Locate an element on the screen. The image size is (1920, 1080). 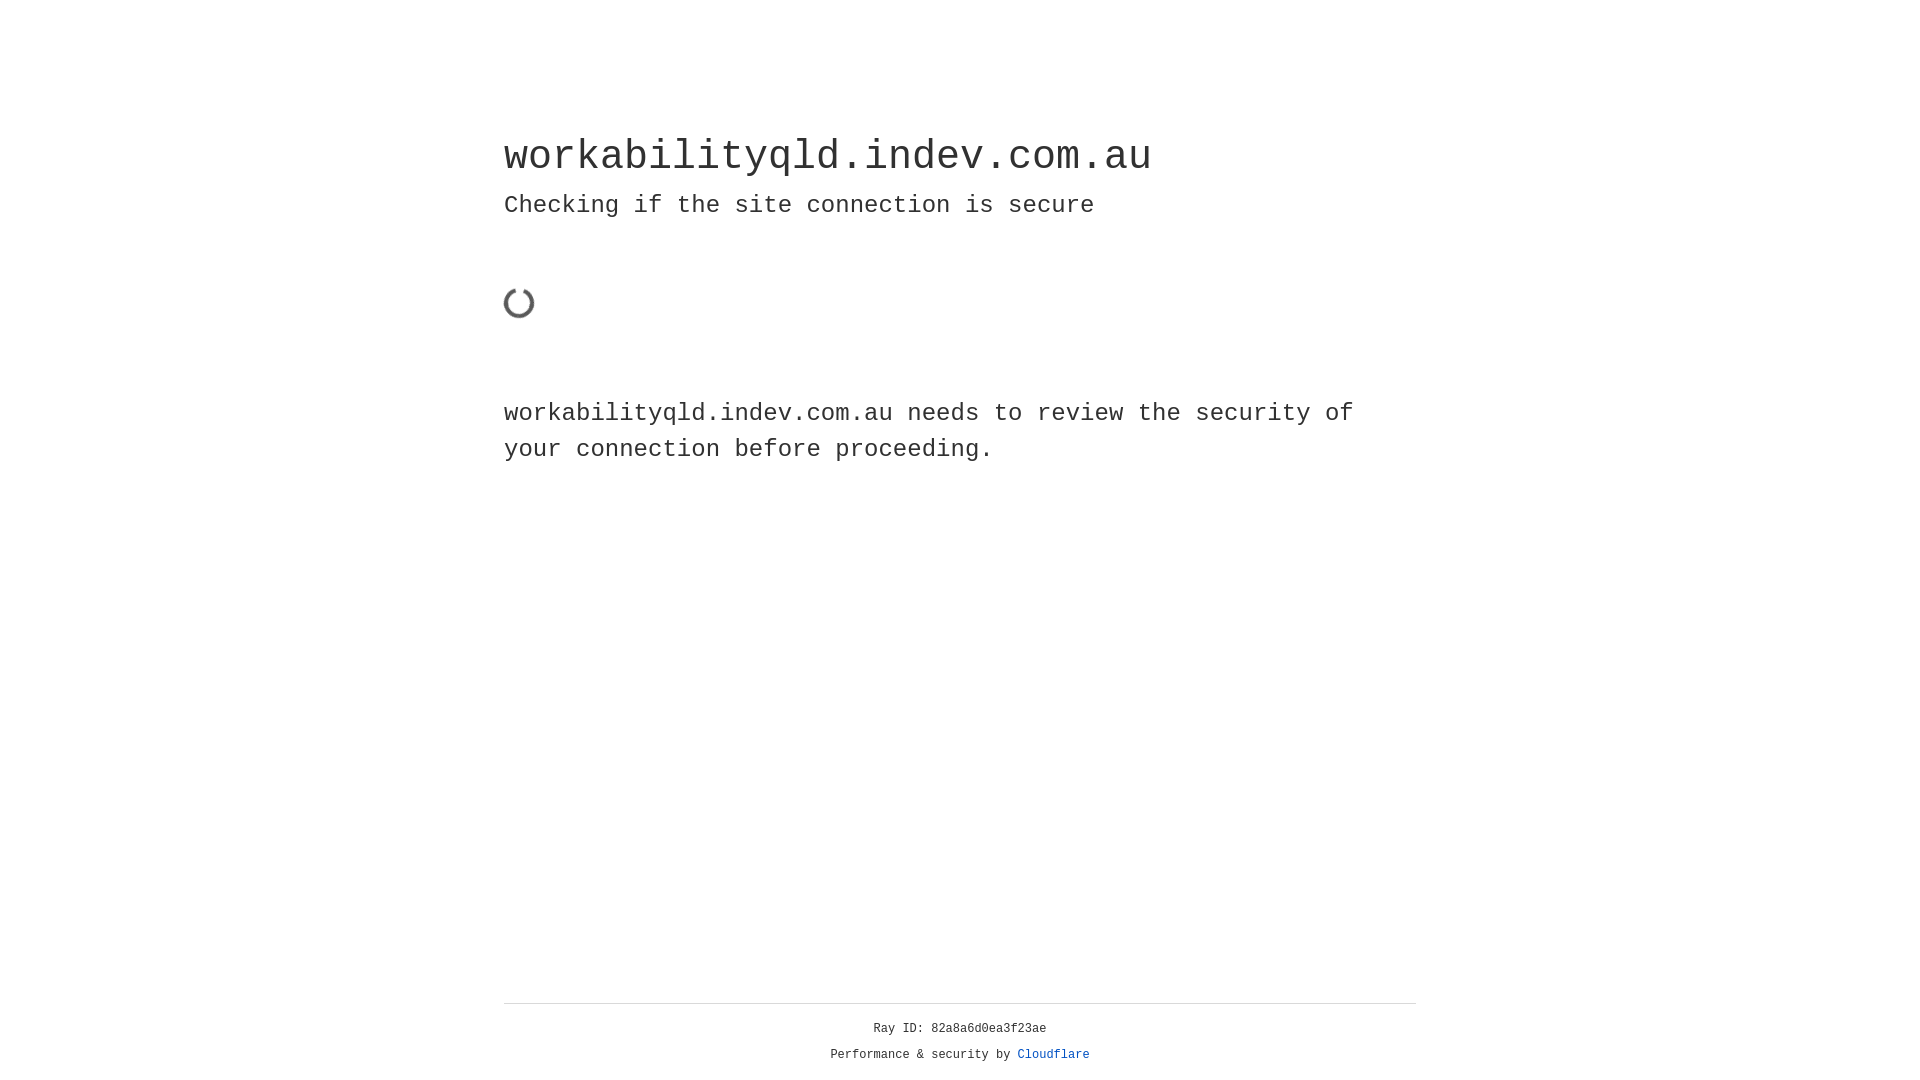
'Cloudflare' is located at coordinates (1053, 1054).